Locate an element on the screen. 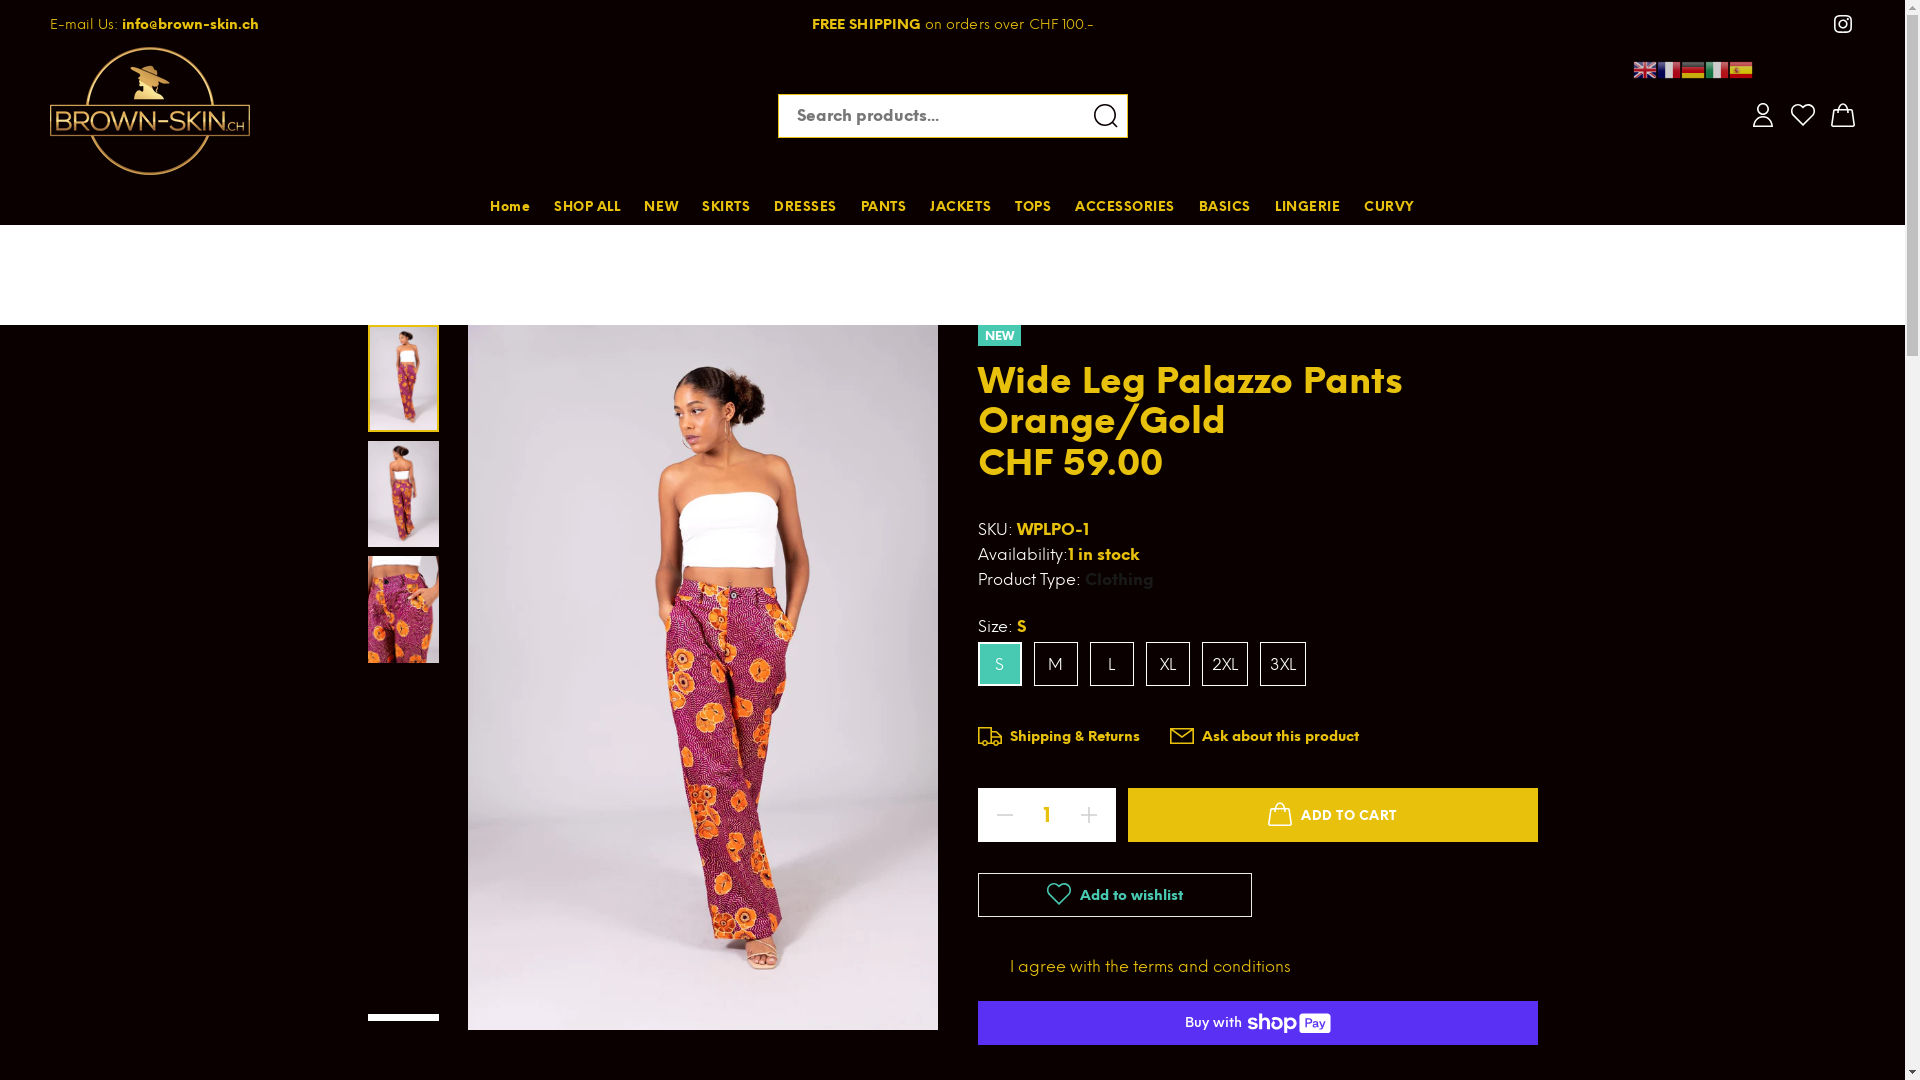 This screenshot has height=1080, width=1920. 'CURVY' is located at coordinates (1382, 205).